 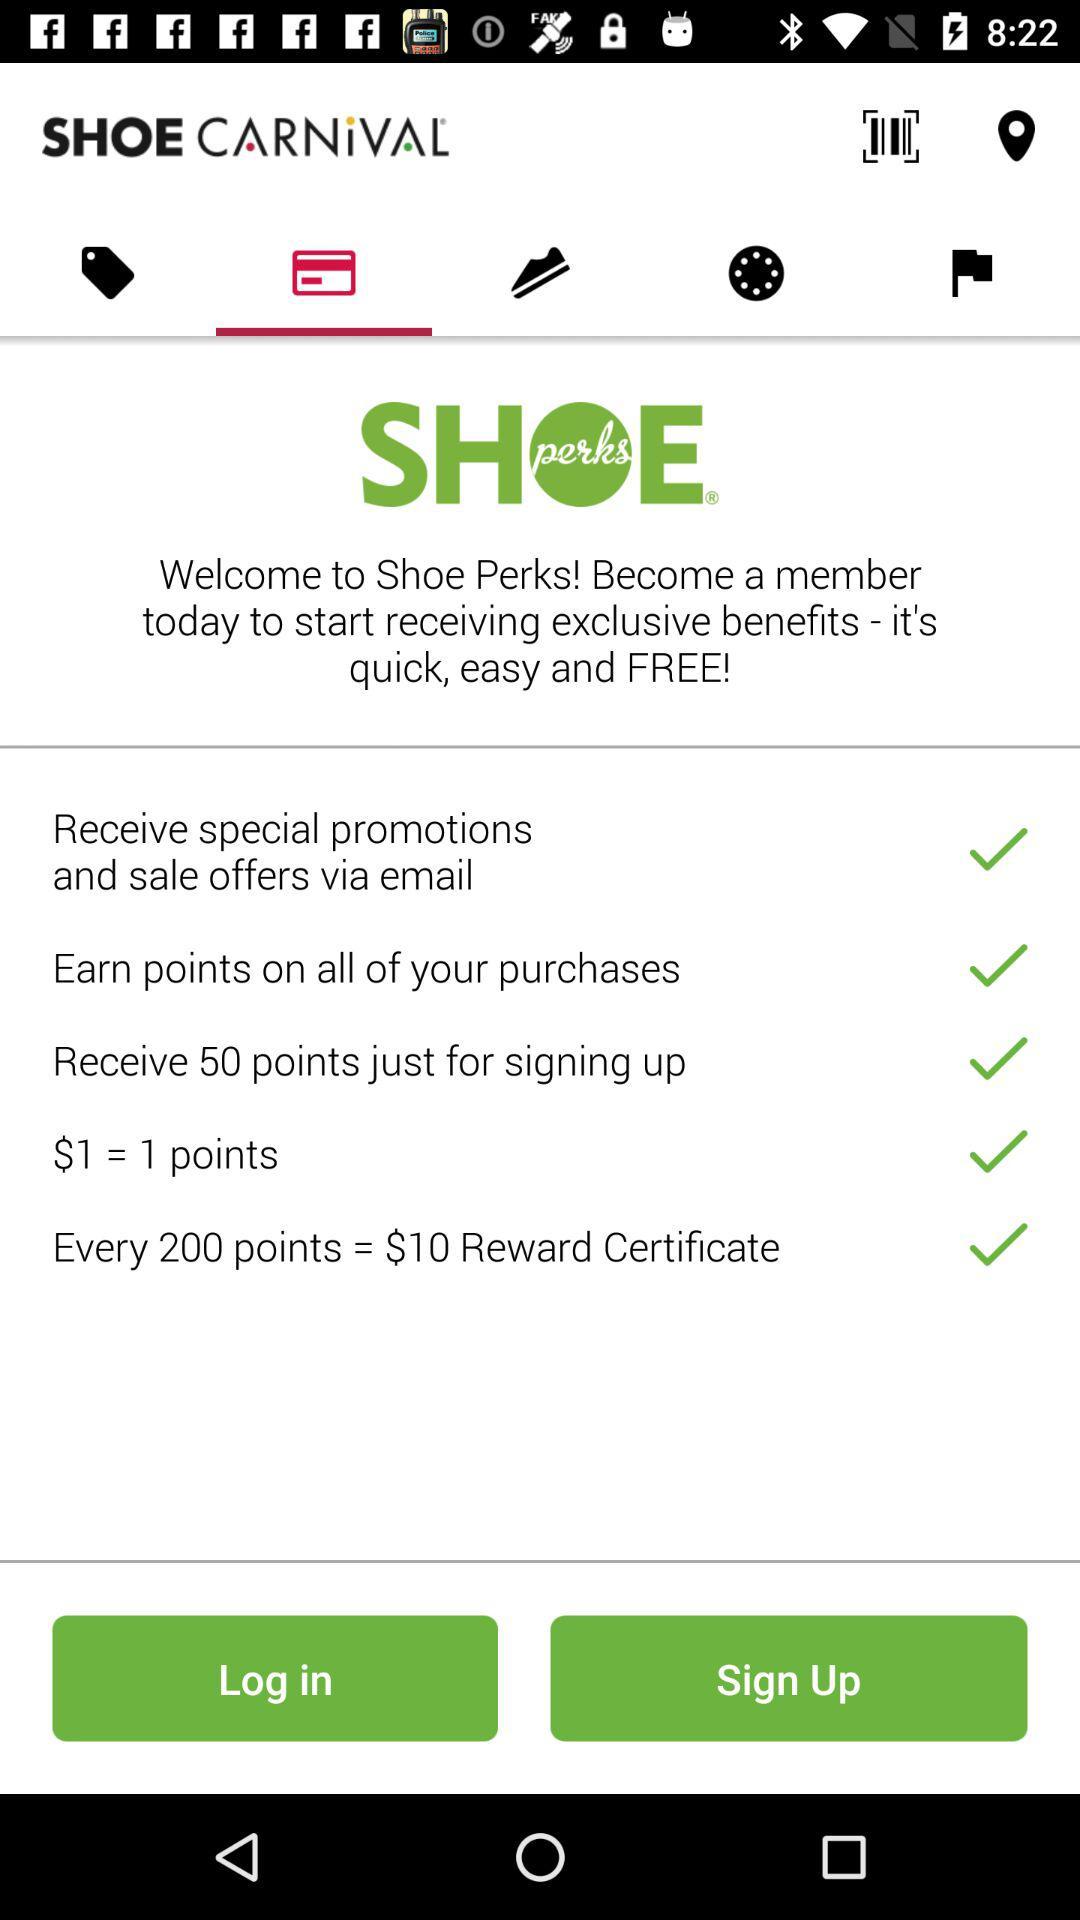 What do you see at coordinates (244, 136) in the screenshot?
I see `shoe carnival` at bounding box center [244, 136].